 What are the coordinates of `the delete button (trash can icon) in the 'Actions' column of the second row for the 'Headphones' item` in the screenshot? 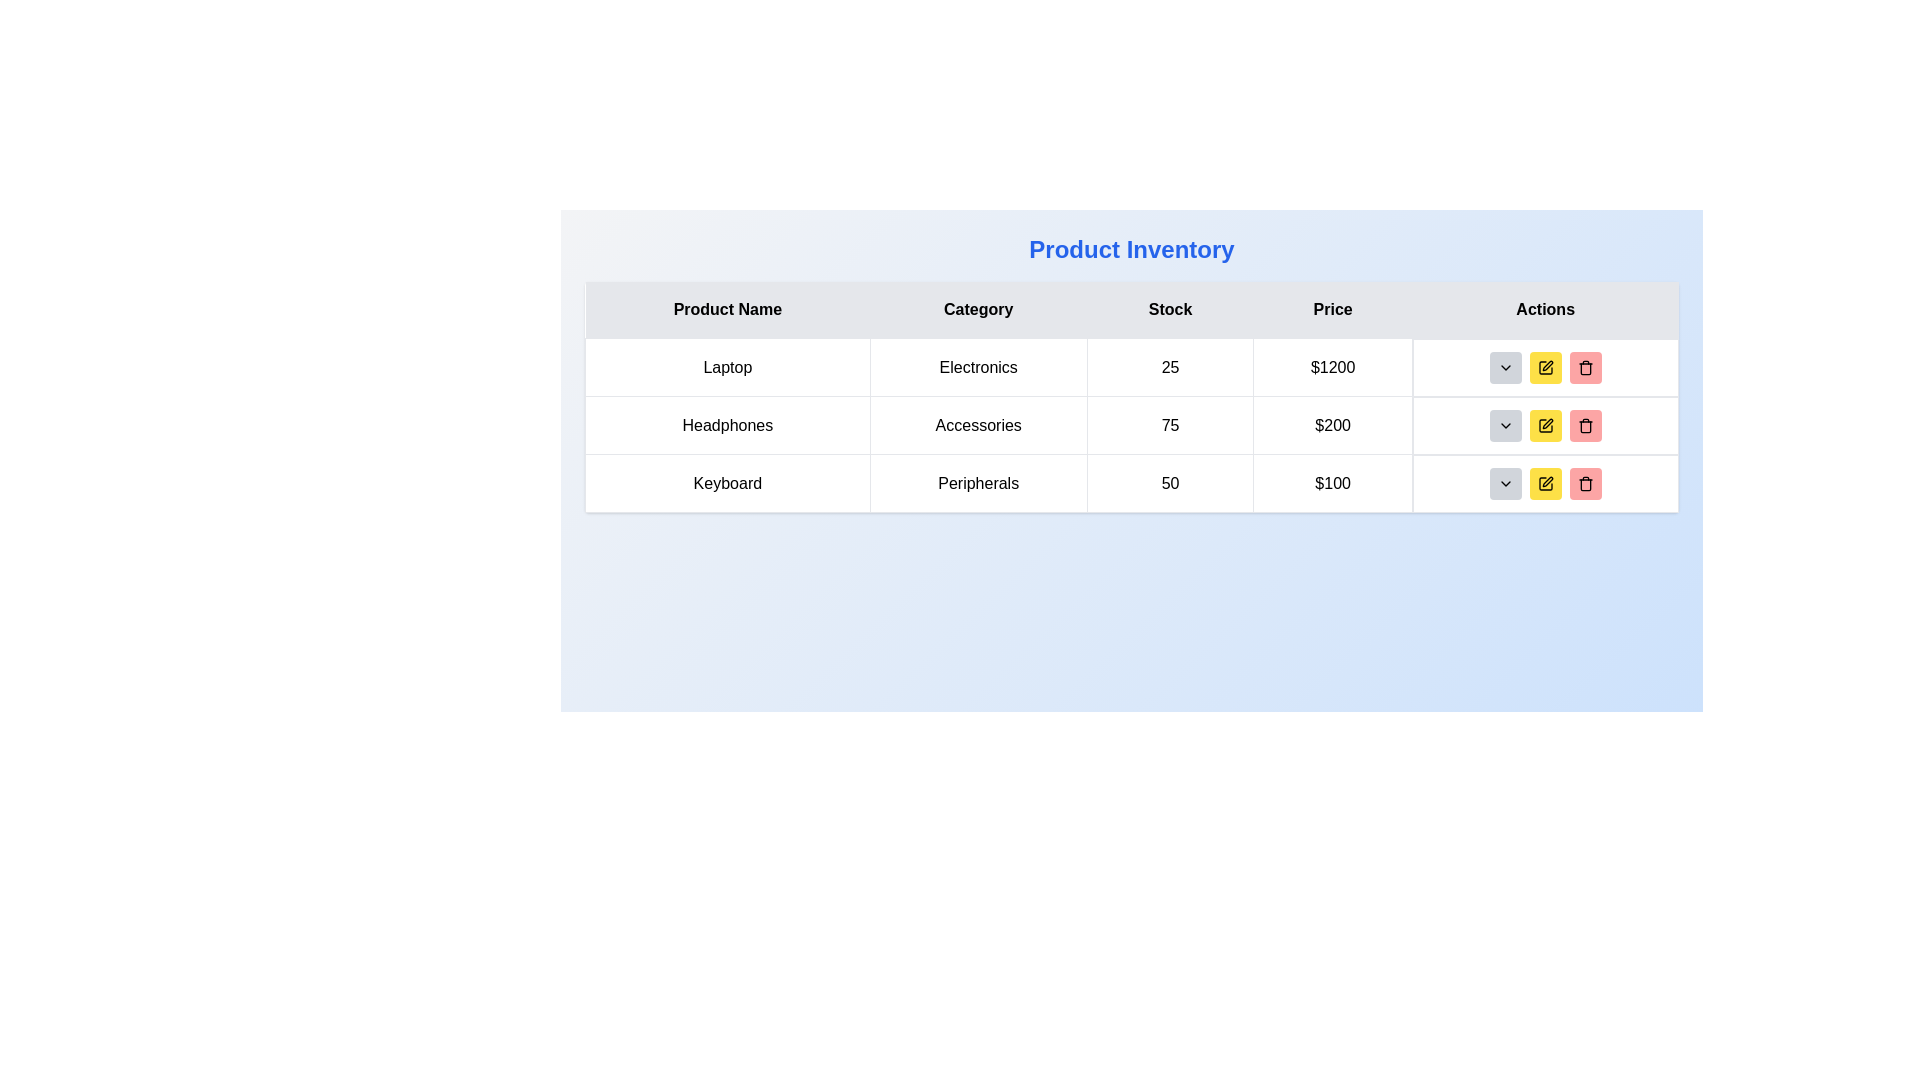 It's located at (1584, 424).